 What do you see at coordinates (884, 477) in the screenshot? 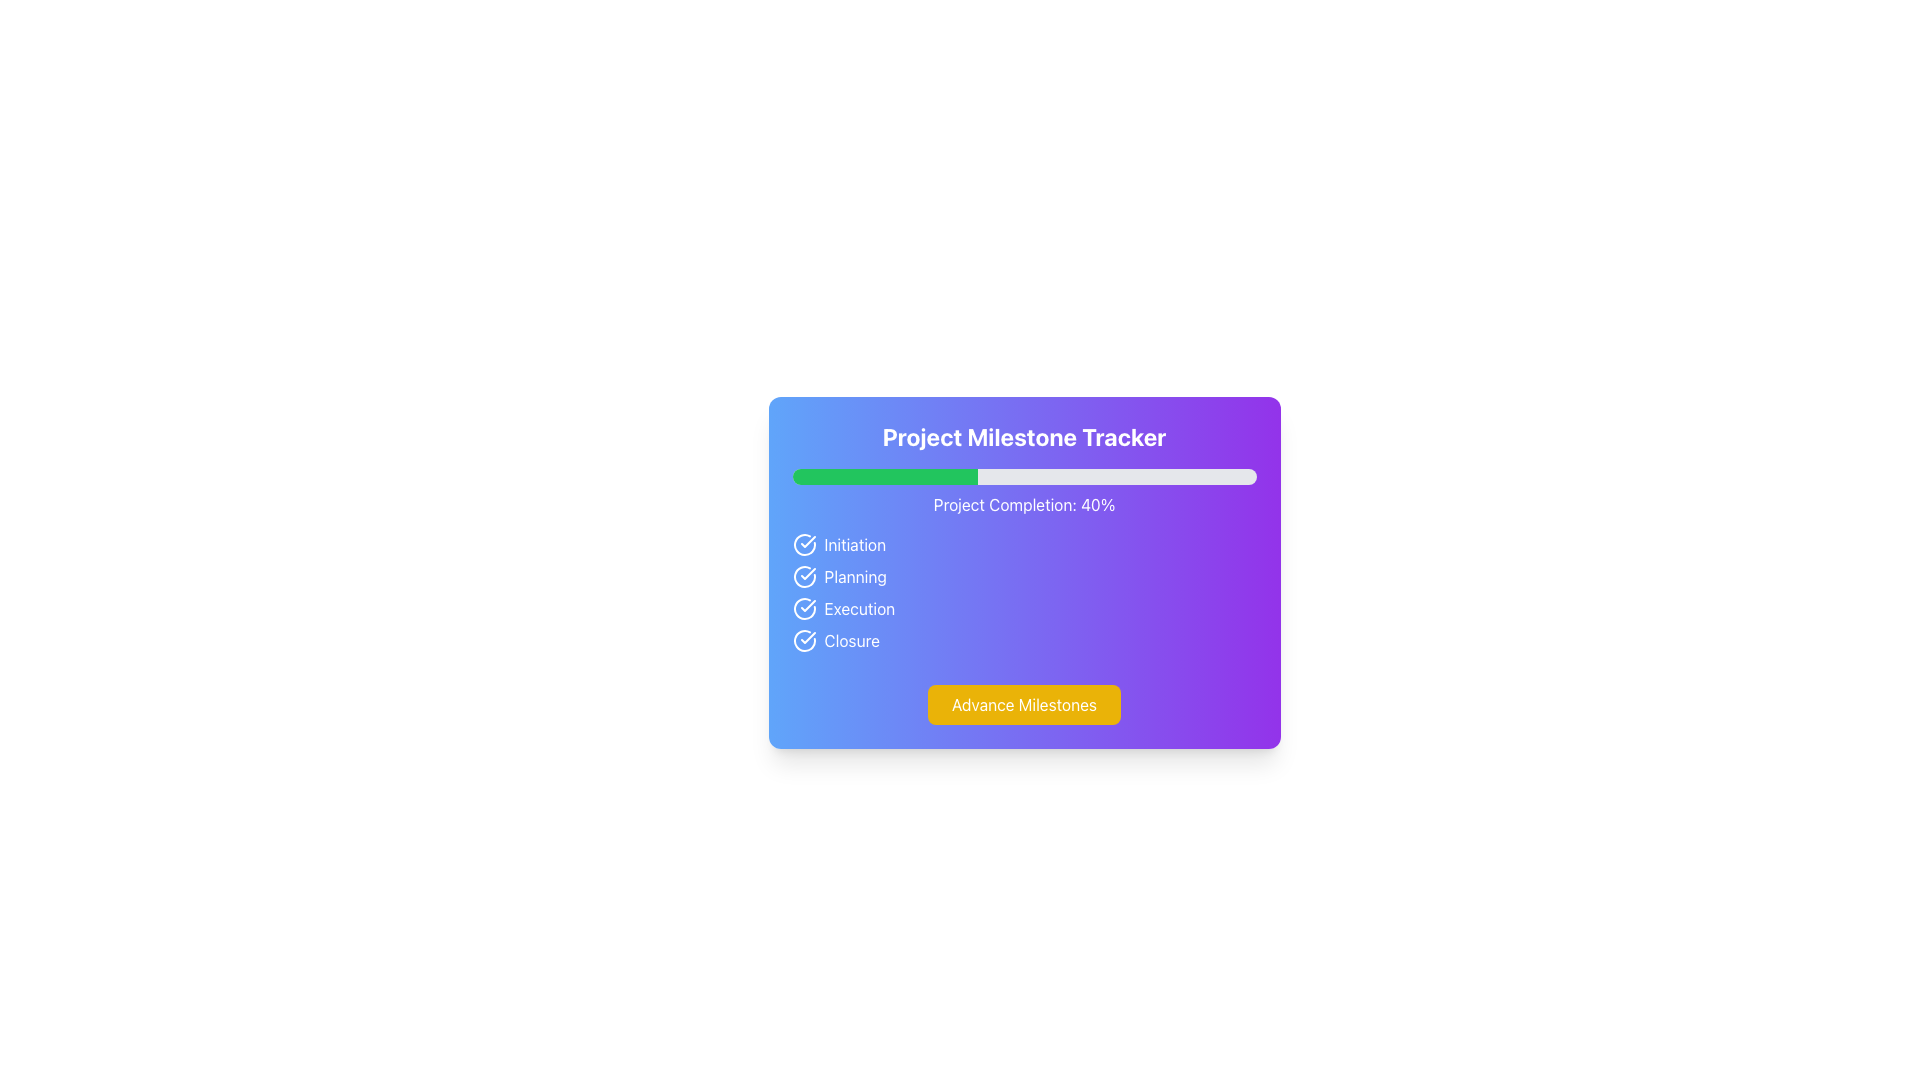
I see `the Progress Indicator that visually represents 40% completion within the 'Project Milestone Tracker' card` at bounding box center [884, 477].